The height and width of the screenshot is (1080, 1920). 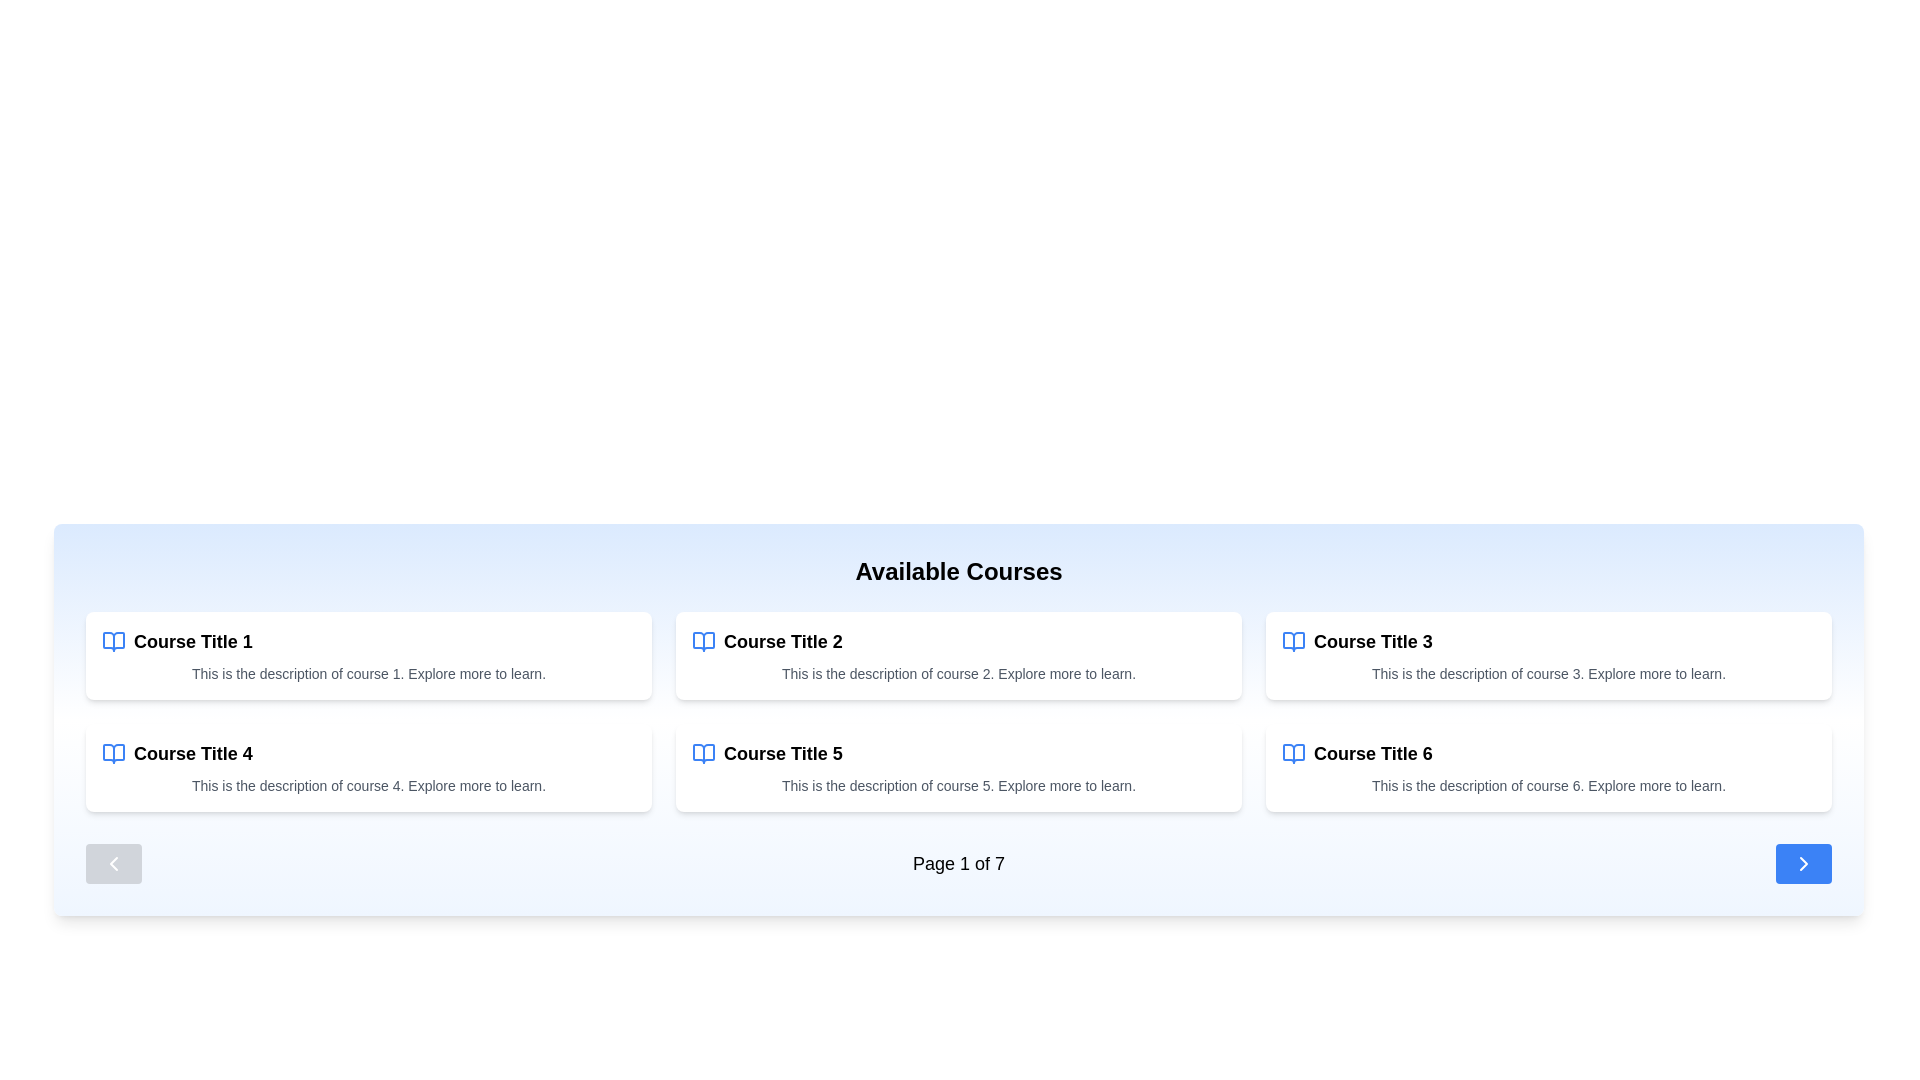 What do you see at coordinates (782, 641) in the screenshot?
I see `the bold text displaying 'Course Title 2', which is the title of the second course card in the upper row of the grid layout, to trigger potential hover effects` at bounding box center [782, 641].